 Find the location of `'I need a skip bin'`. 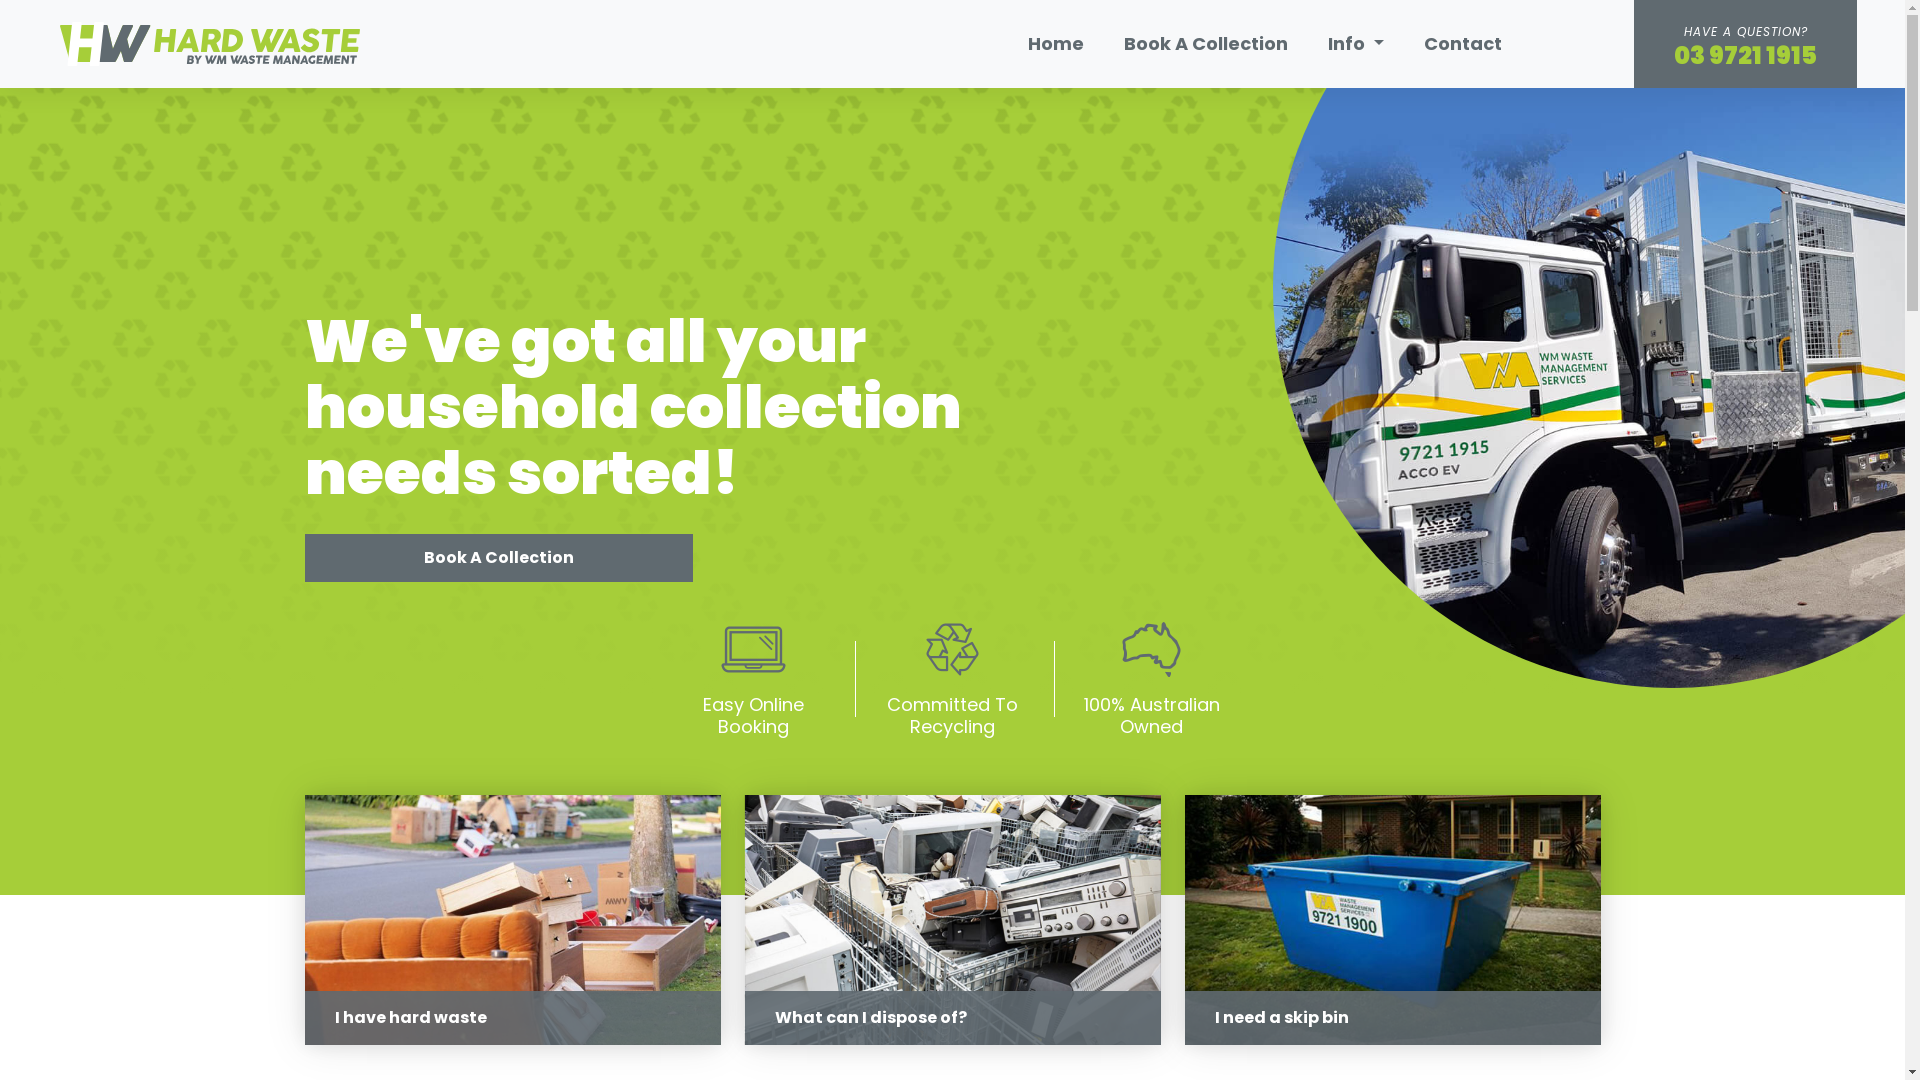

'I need a skip bin' is located at coordinates (1391, 920).